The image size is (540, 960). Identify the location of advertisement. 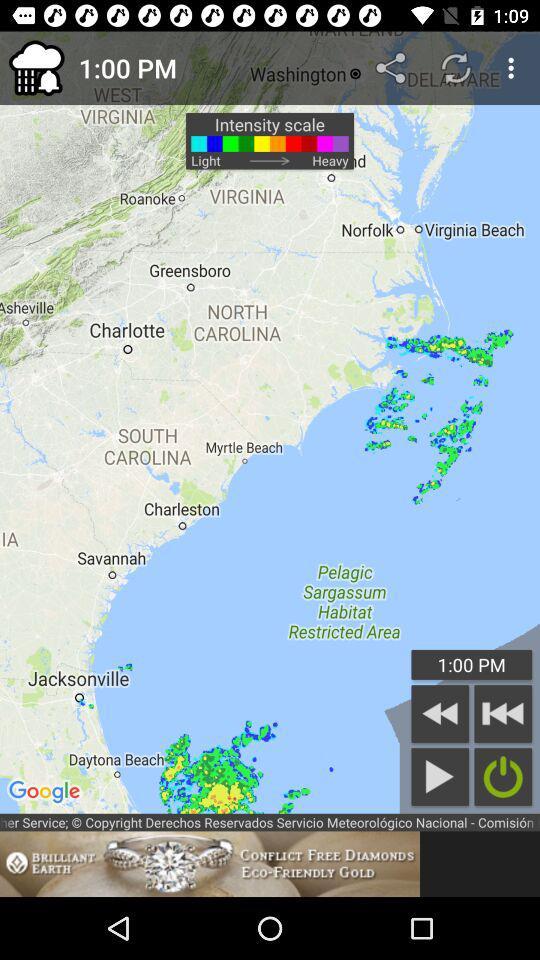
(209, 863).